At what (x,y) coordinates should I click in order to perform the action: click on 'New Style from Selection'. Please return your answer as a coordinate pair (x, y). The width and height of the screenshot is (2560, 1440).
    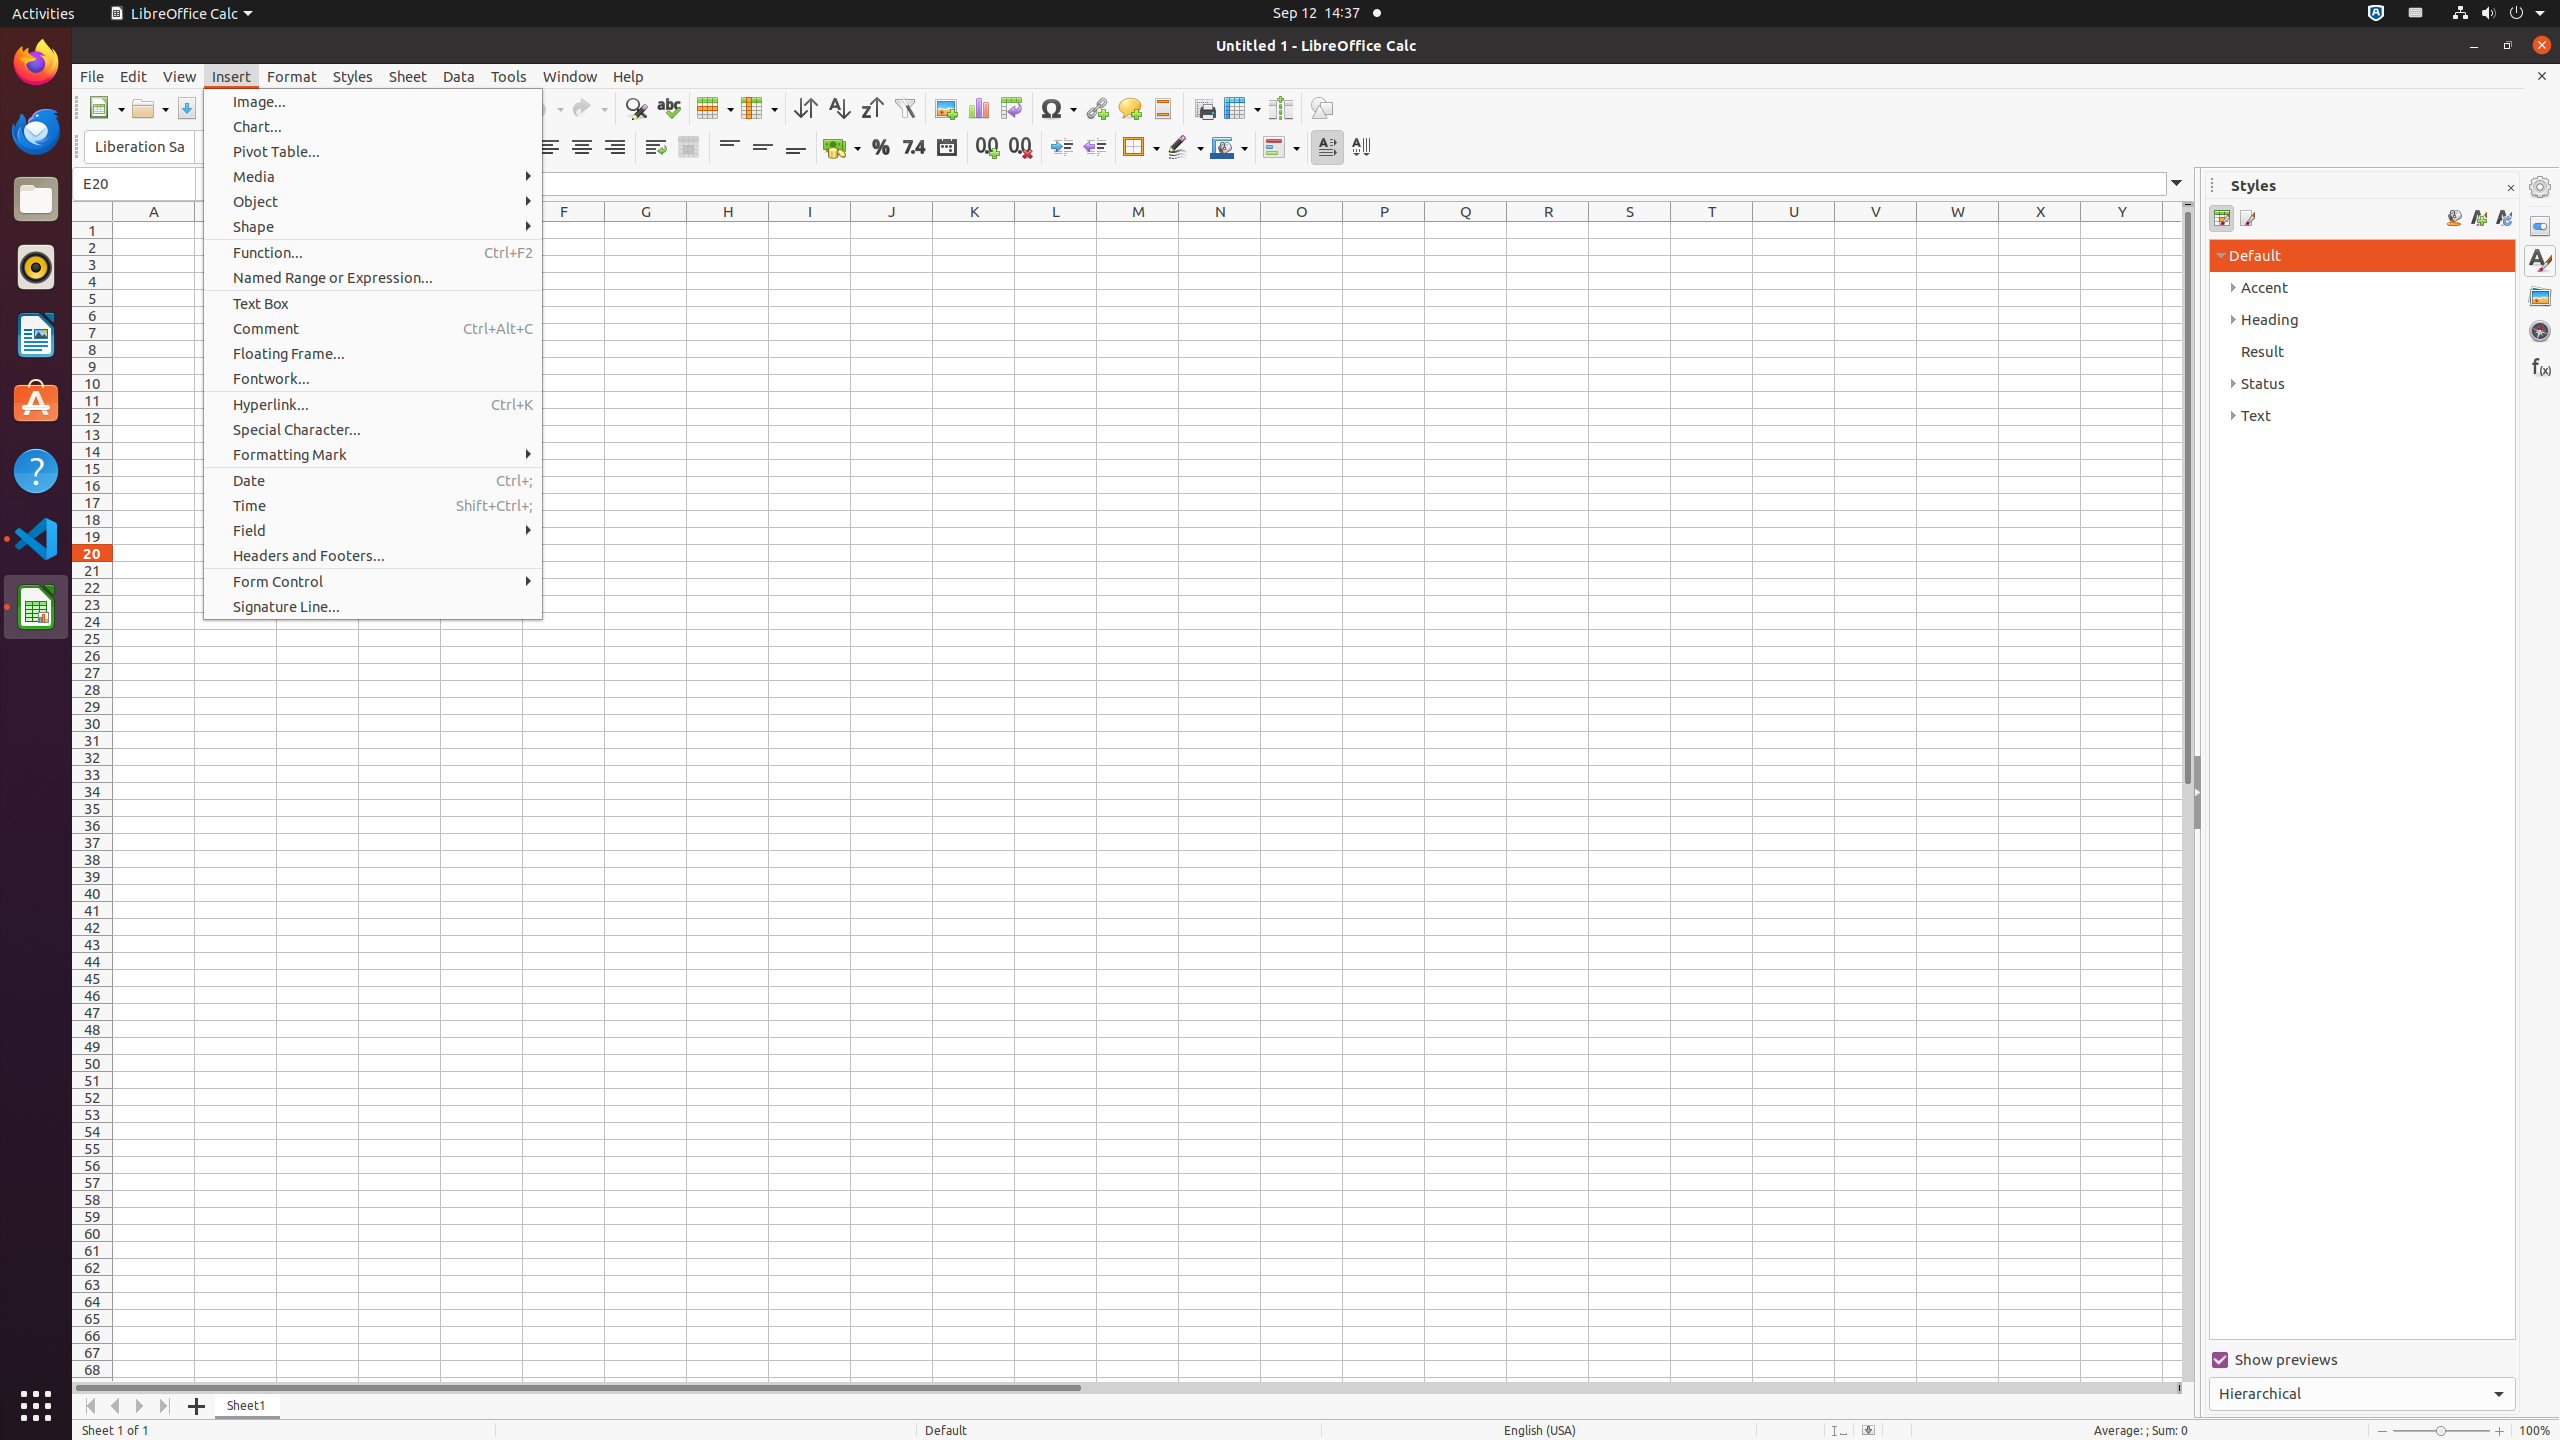
    Looking at the image, I should click on (2478, 218).